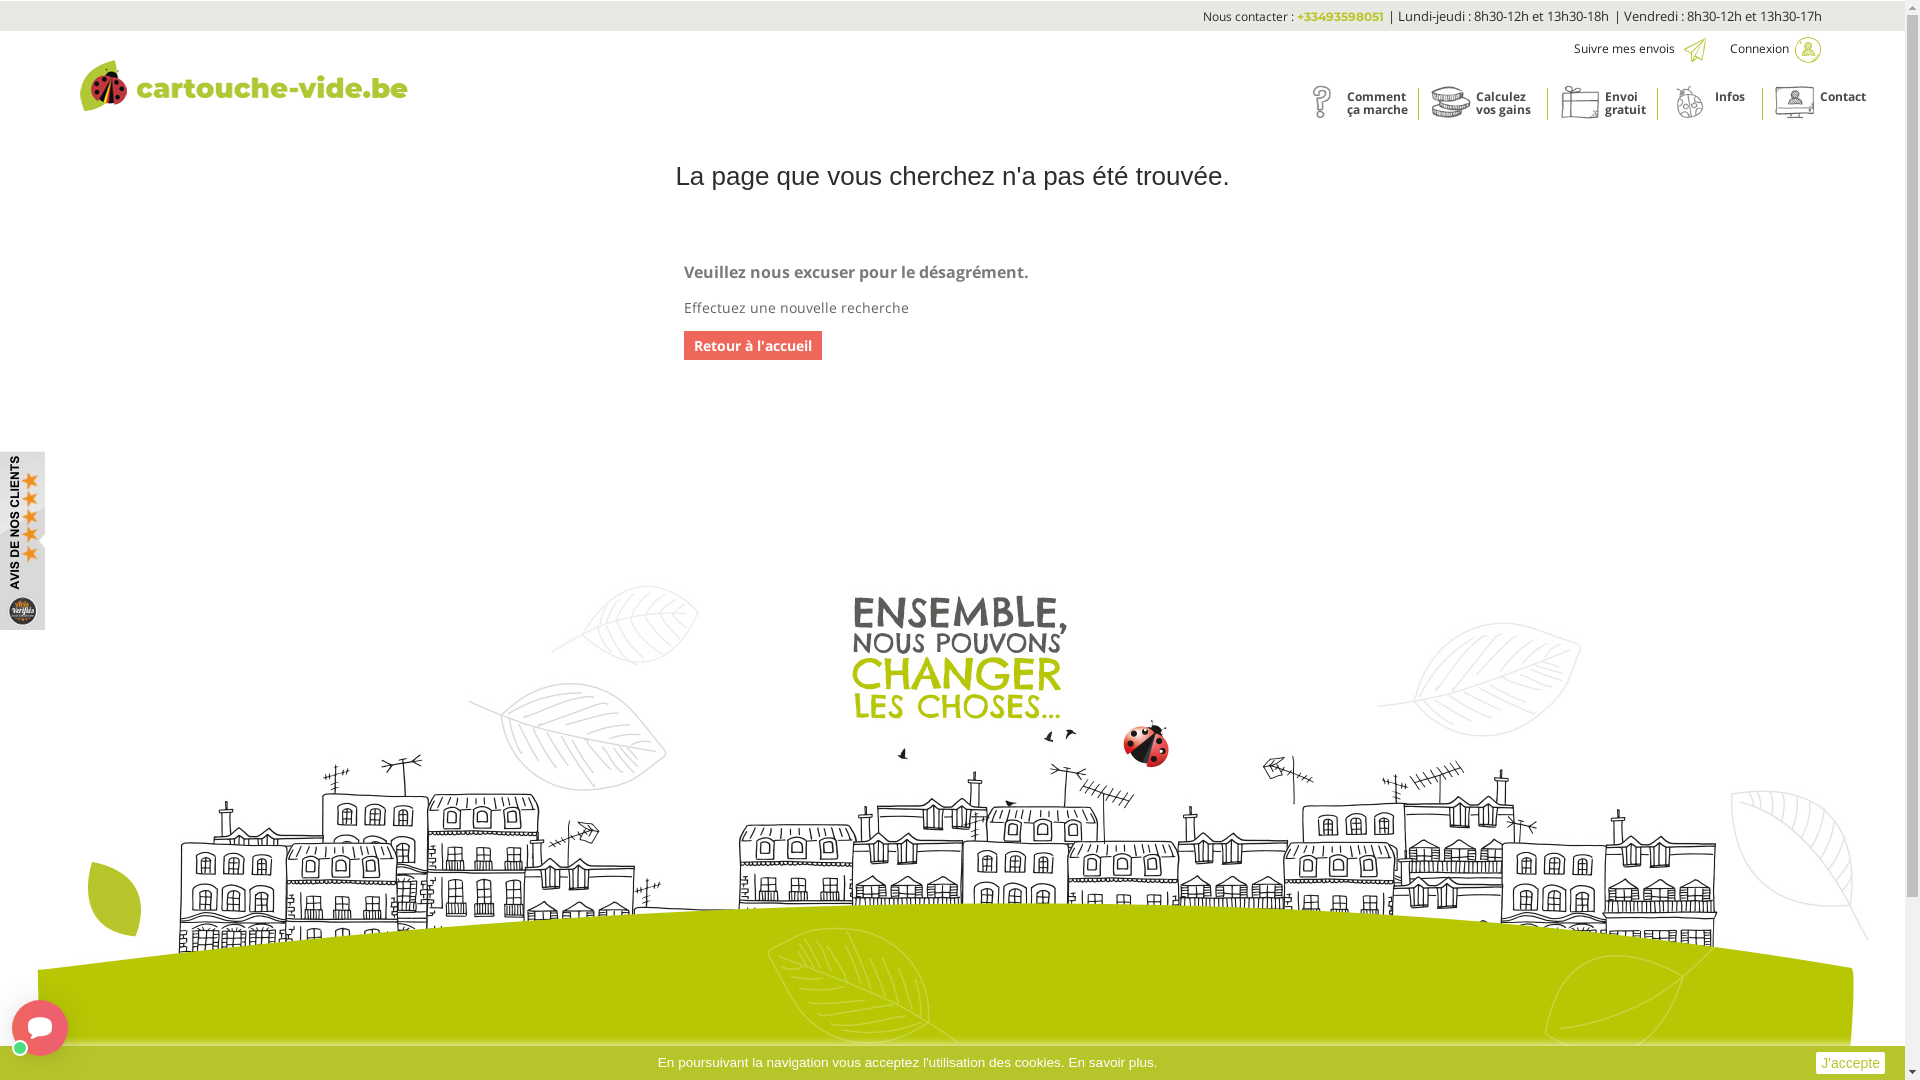  I want to click on 'En savoir plus.', so click(1111, 1061).